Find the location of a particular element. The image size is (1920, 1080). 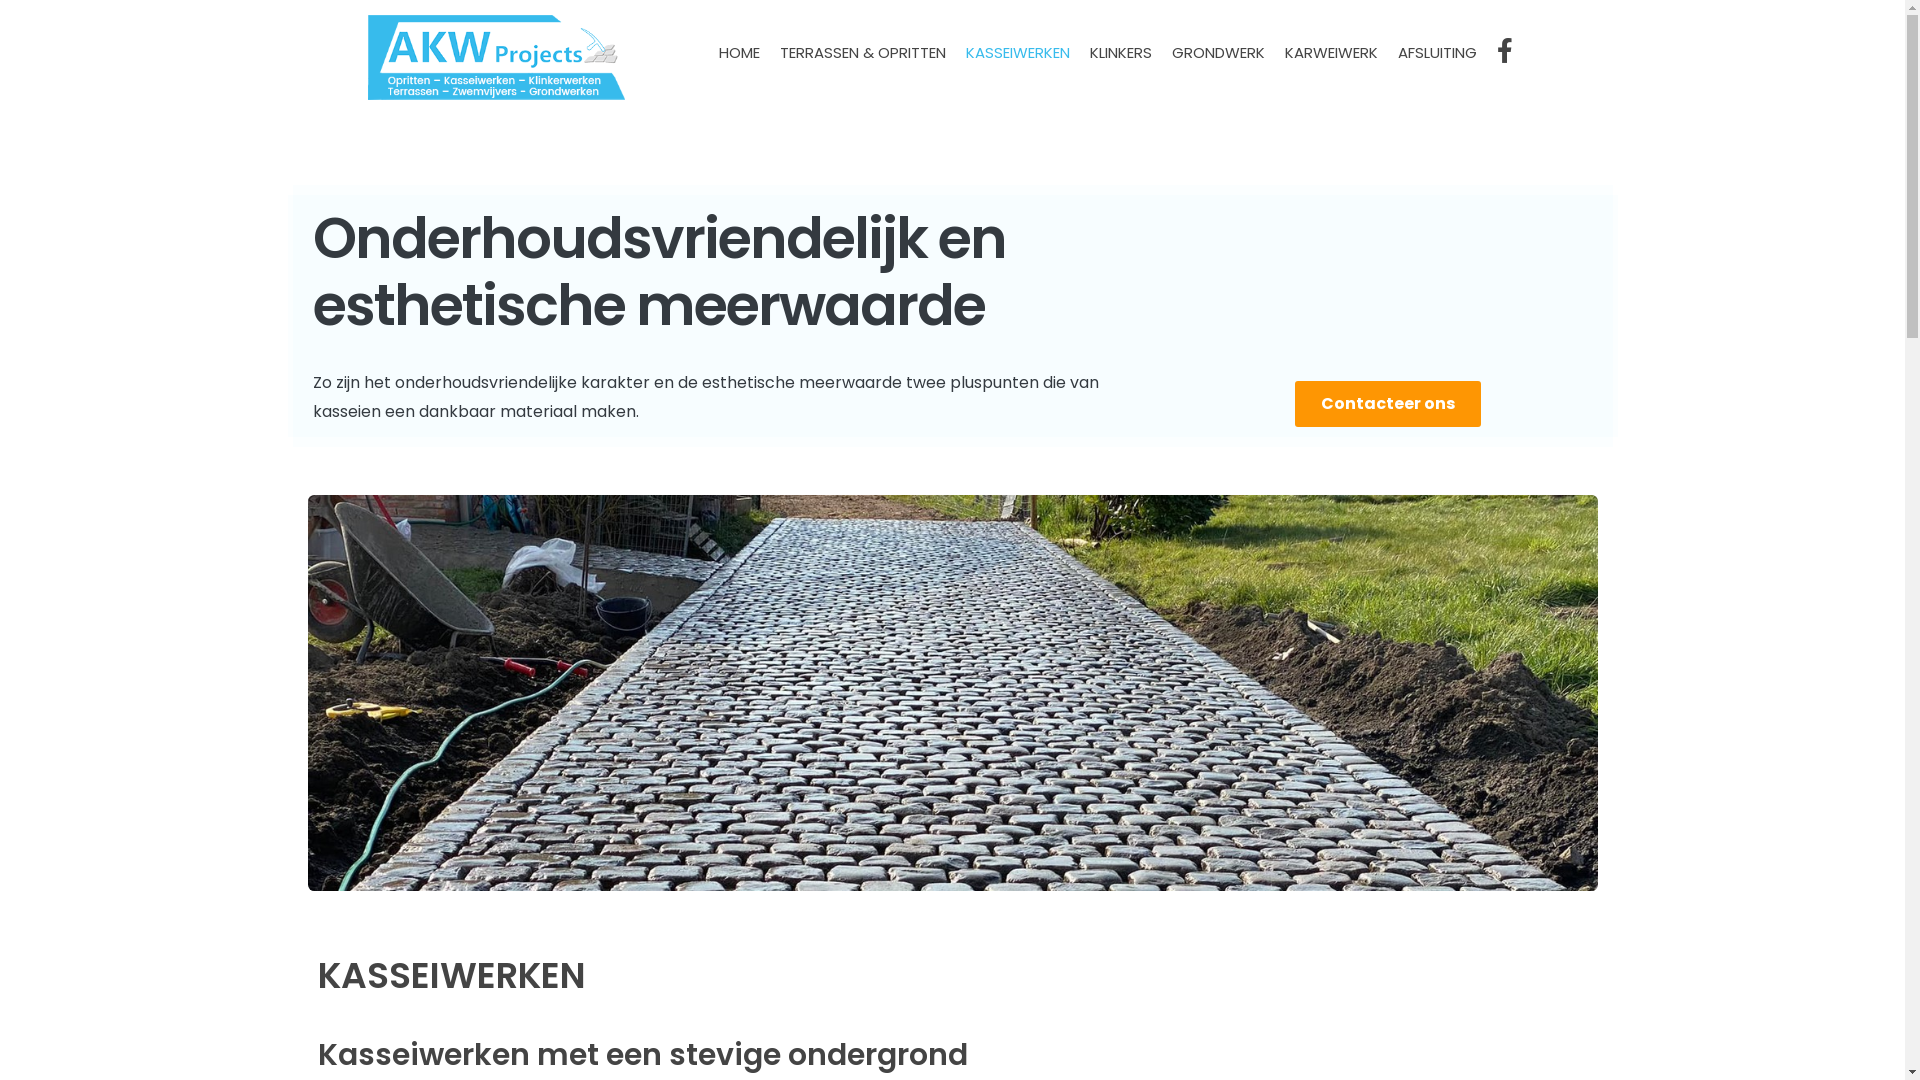

'HOME' is located at coordinates (737, 50).